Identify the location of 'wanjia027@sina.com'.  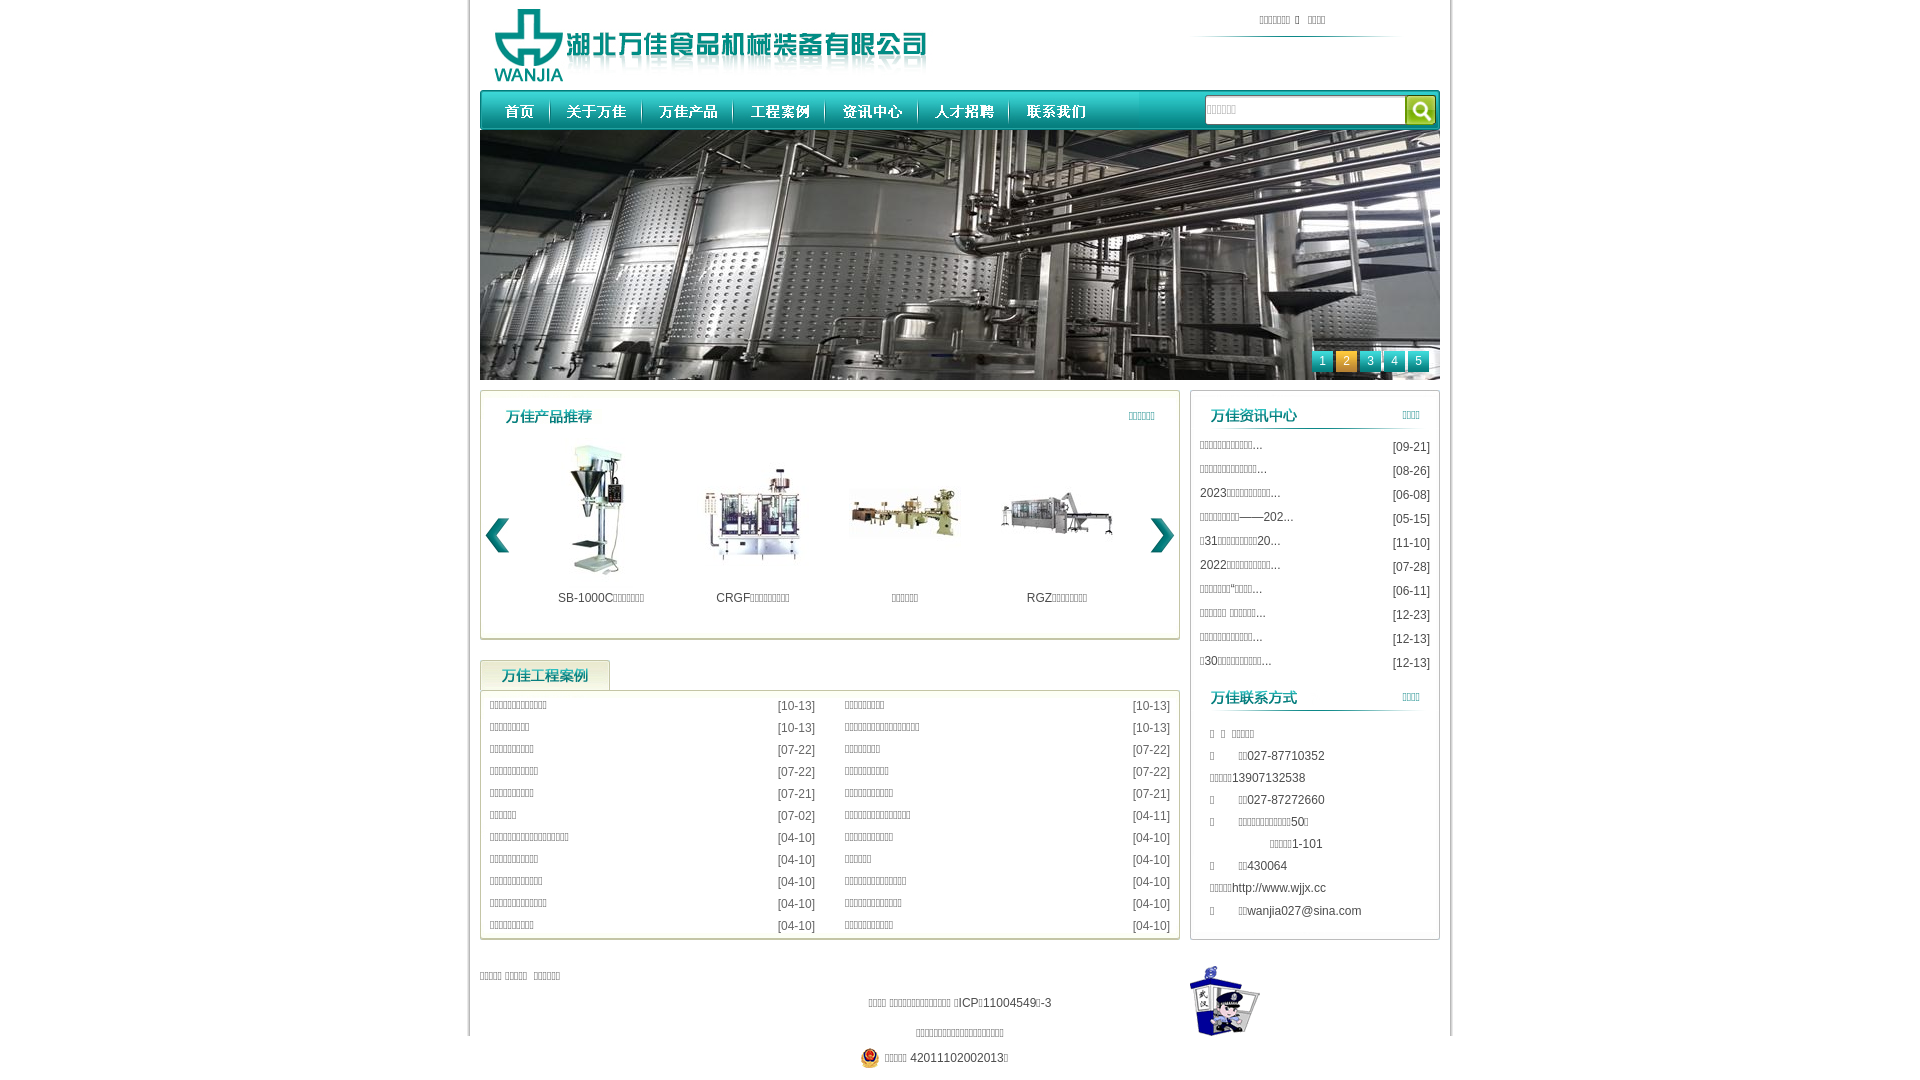
(1304, 910).